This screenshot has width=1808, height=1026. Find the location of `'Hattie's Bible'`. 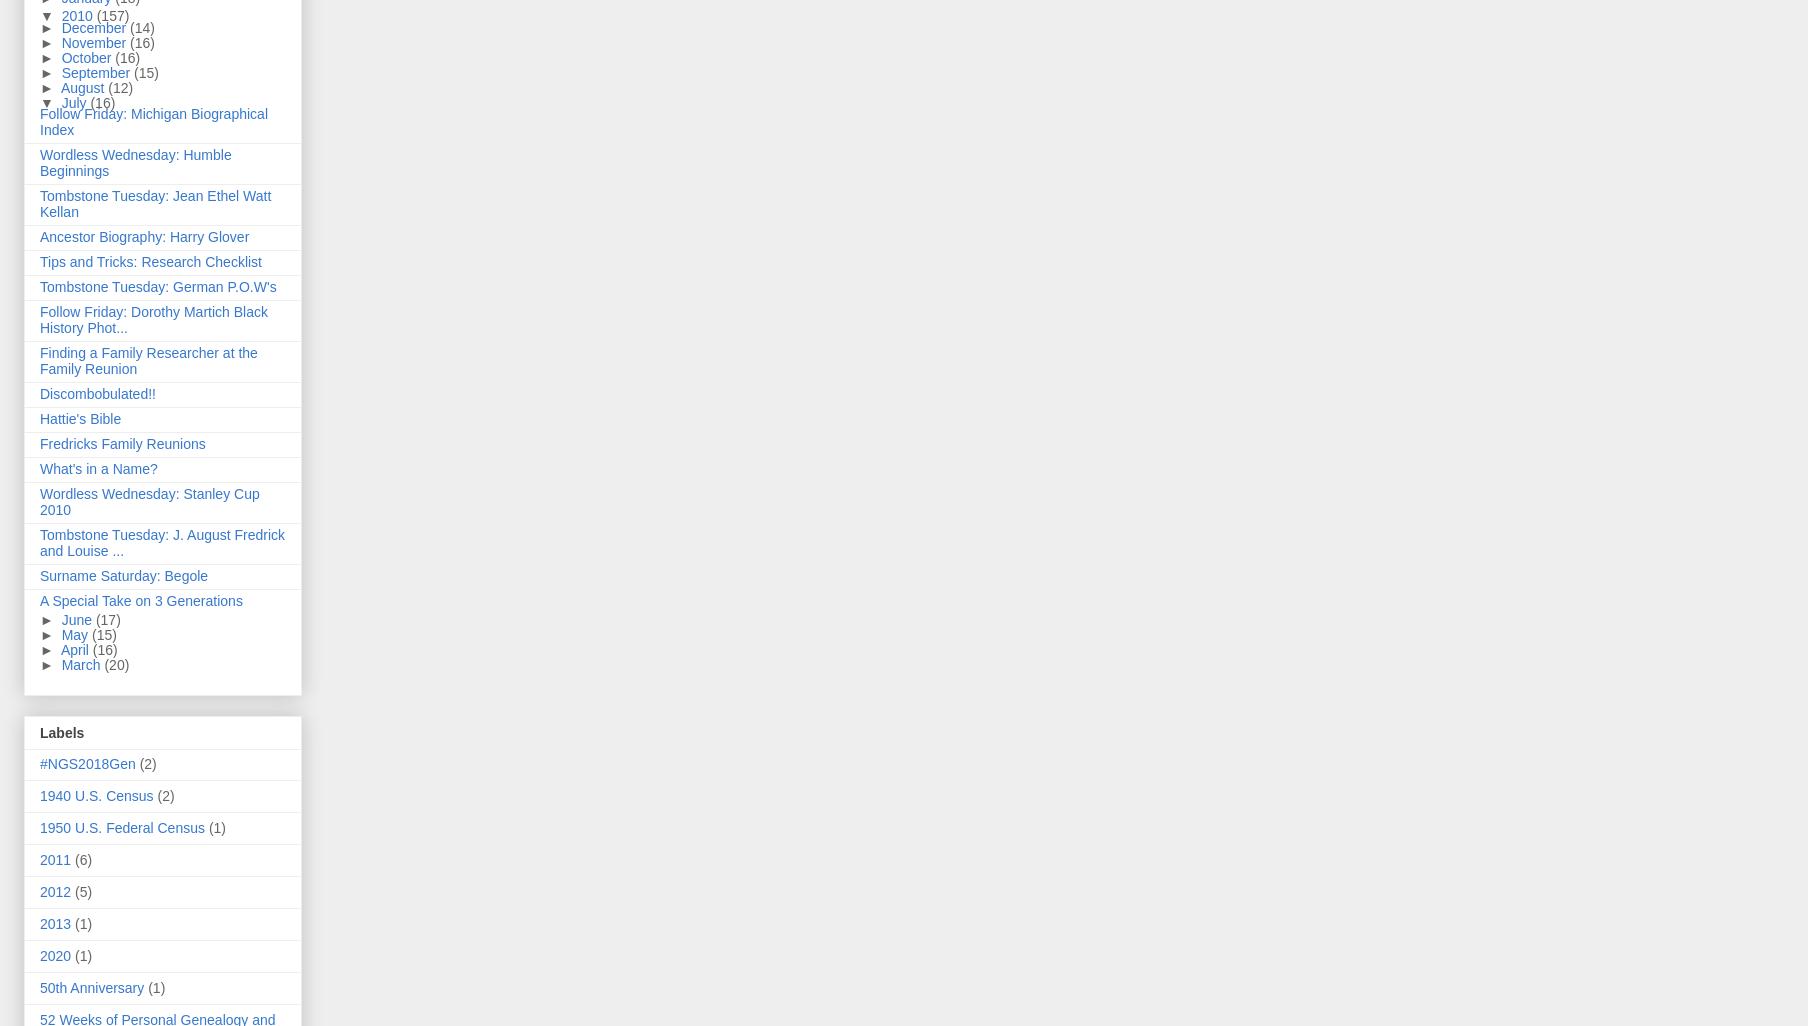

'Hattie's Bible' is located at coordinates (79, 419).